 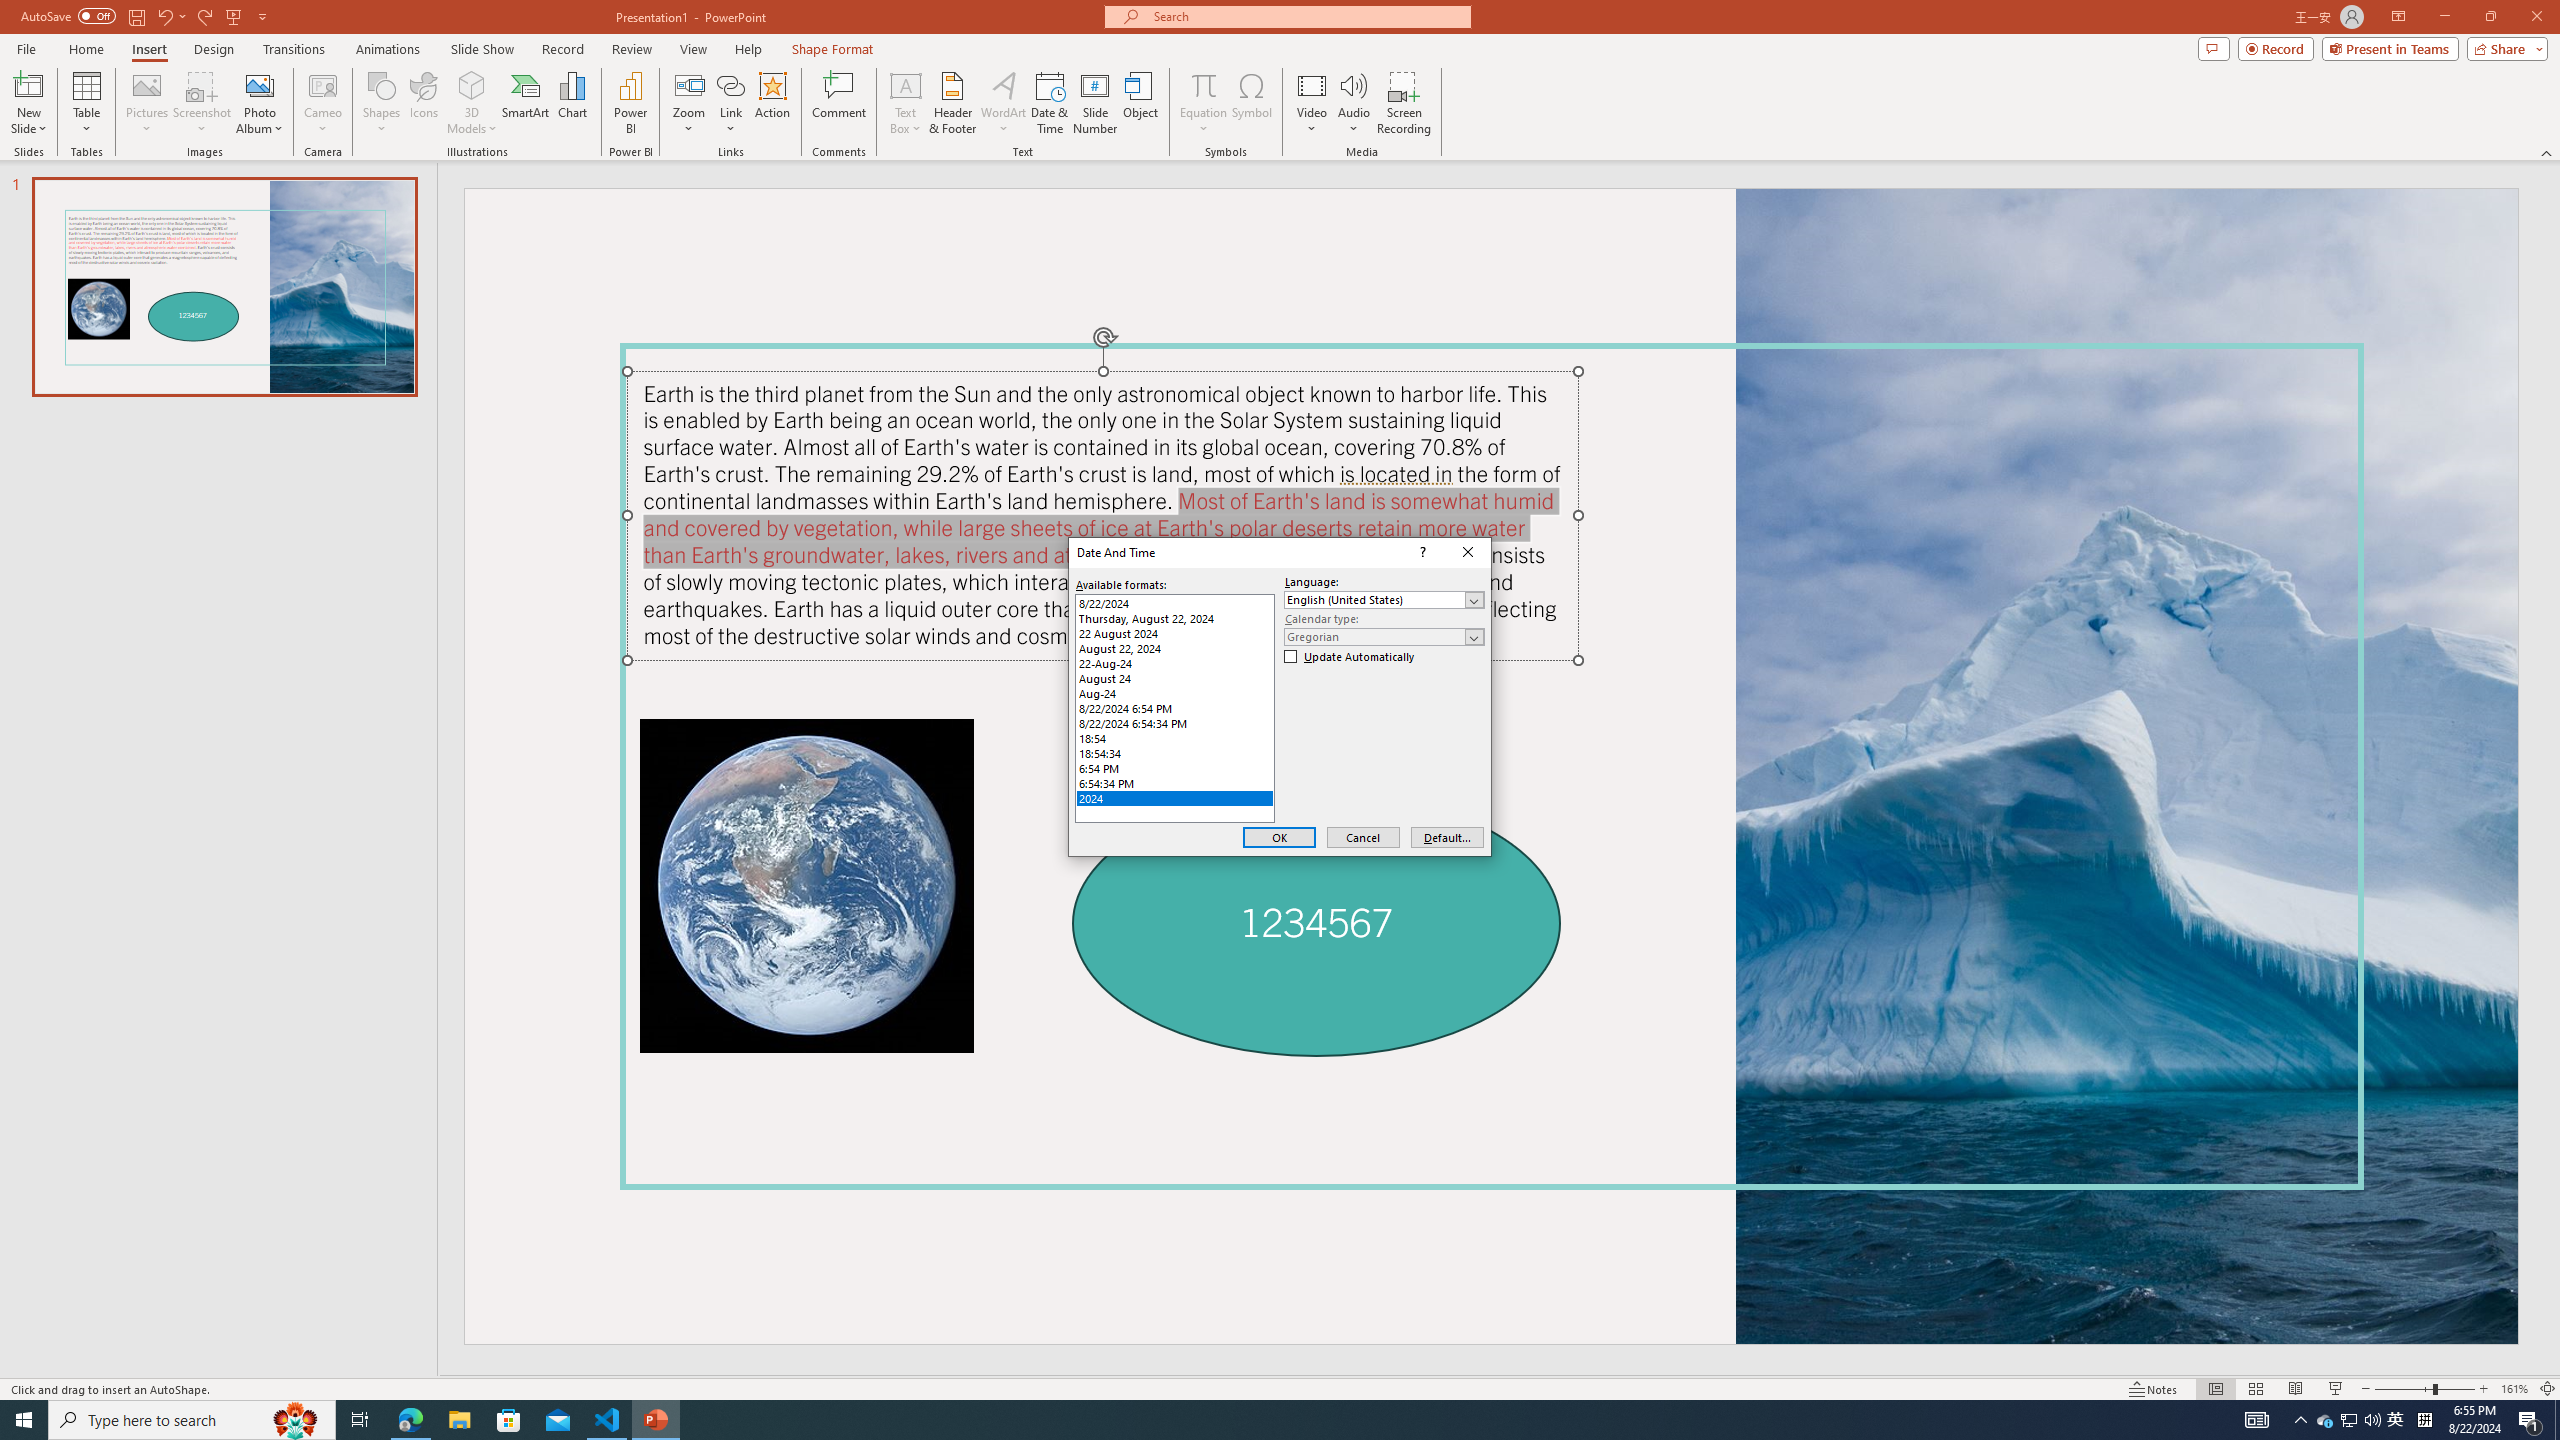 What do you see at coordinates (409, 1418) in the screenshot?
I see `'File Explorer'` at bounding box center [409, 1418].